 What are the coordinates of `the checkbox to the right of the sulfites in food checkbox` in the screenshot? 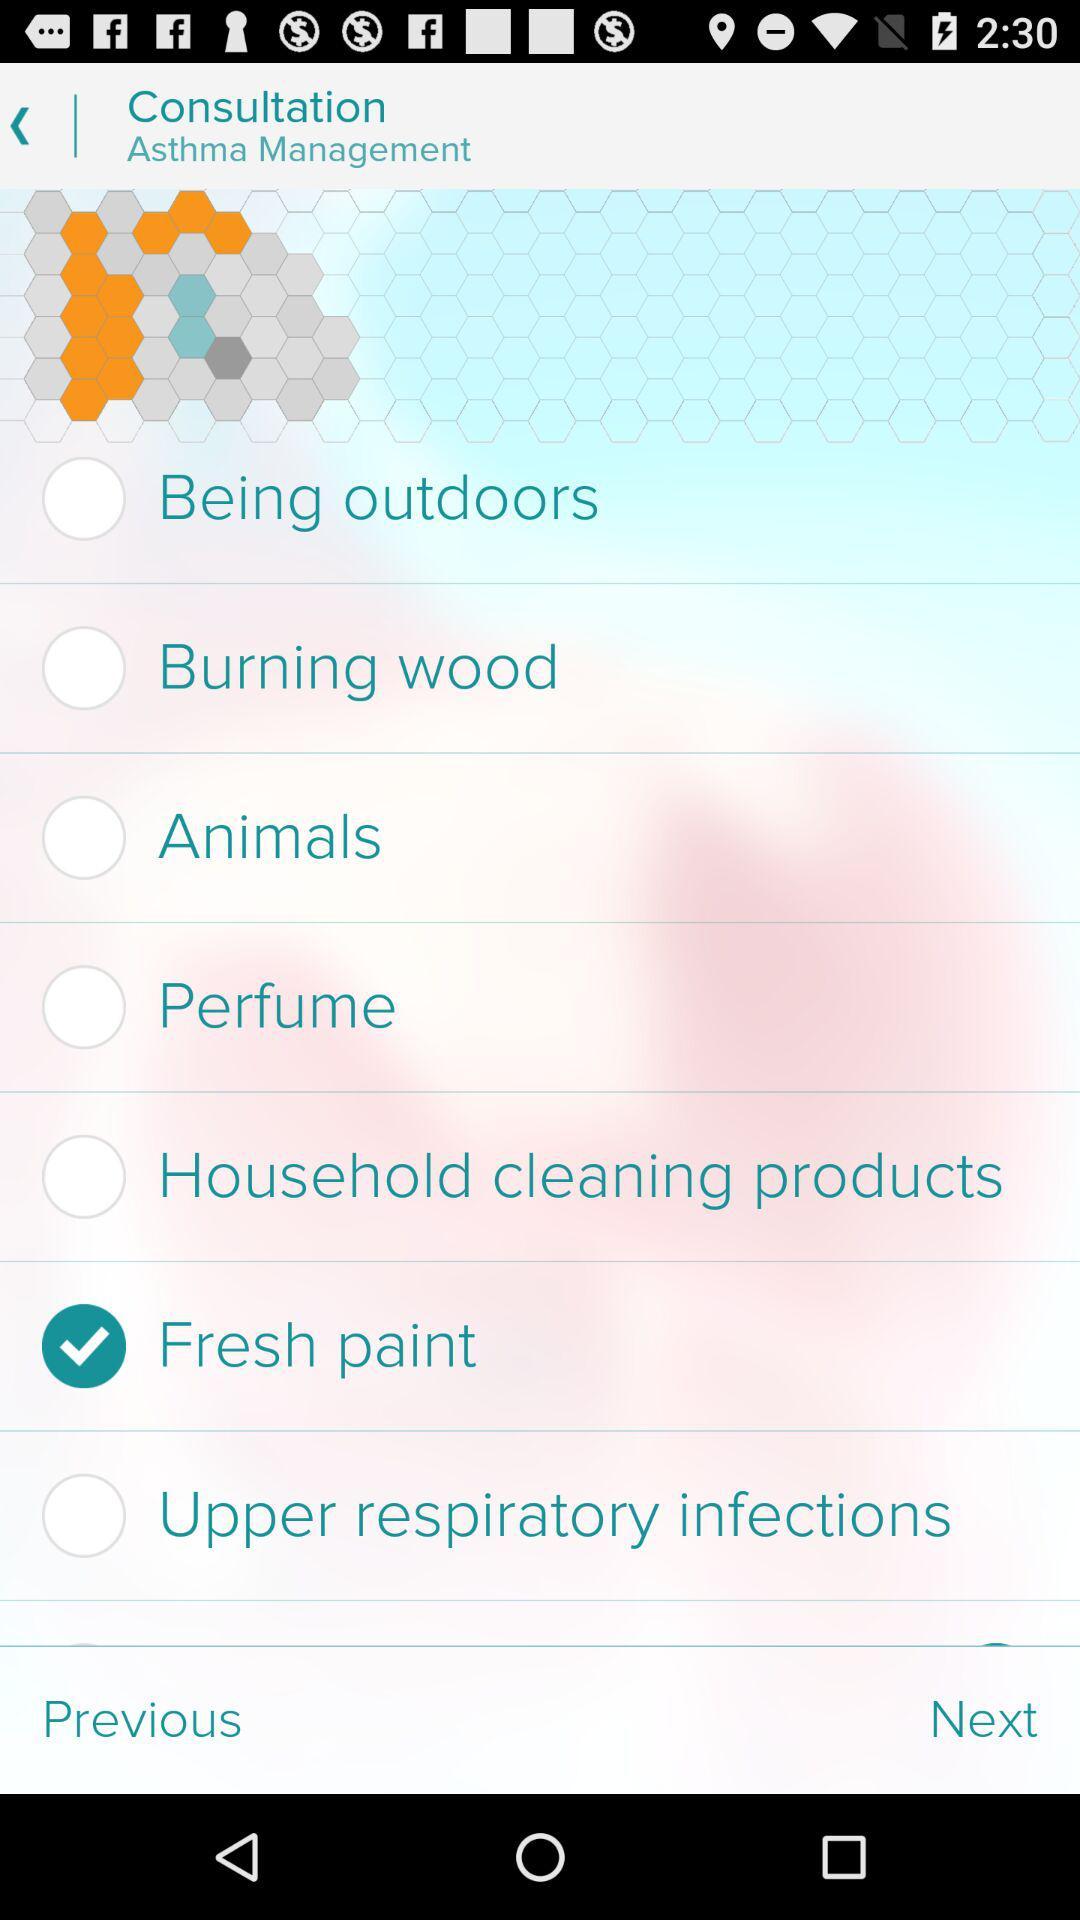 It's located at (995, 1644).